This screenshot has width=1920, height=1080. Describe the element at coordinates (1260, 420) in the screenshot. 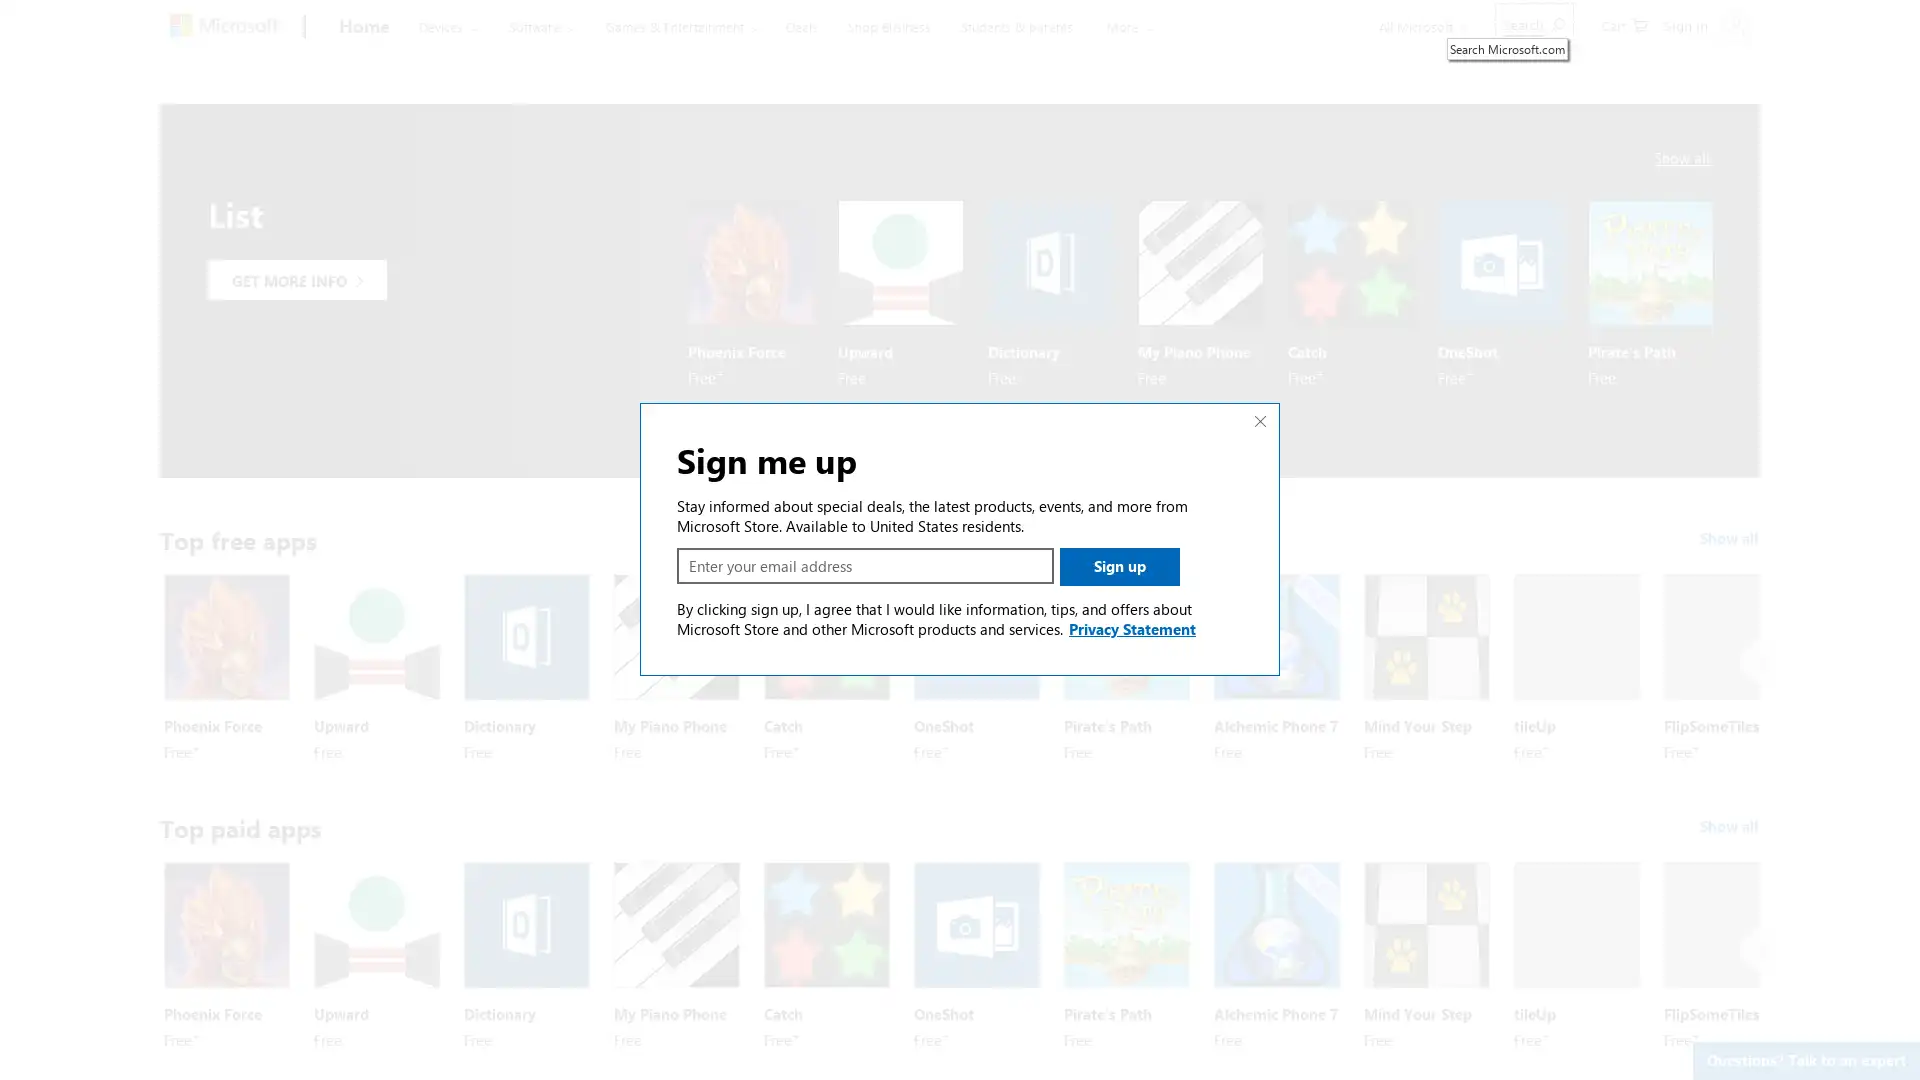

I see `Close` at that location.